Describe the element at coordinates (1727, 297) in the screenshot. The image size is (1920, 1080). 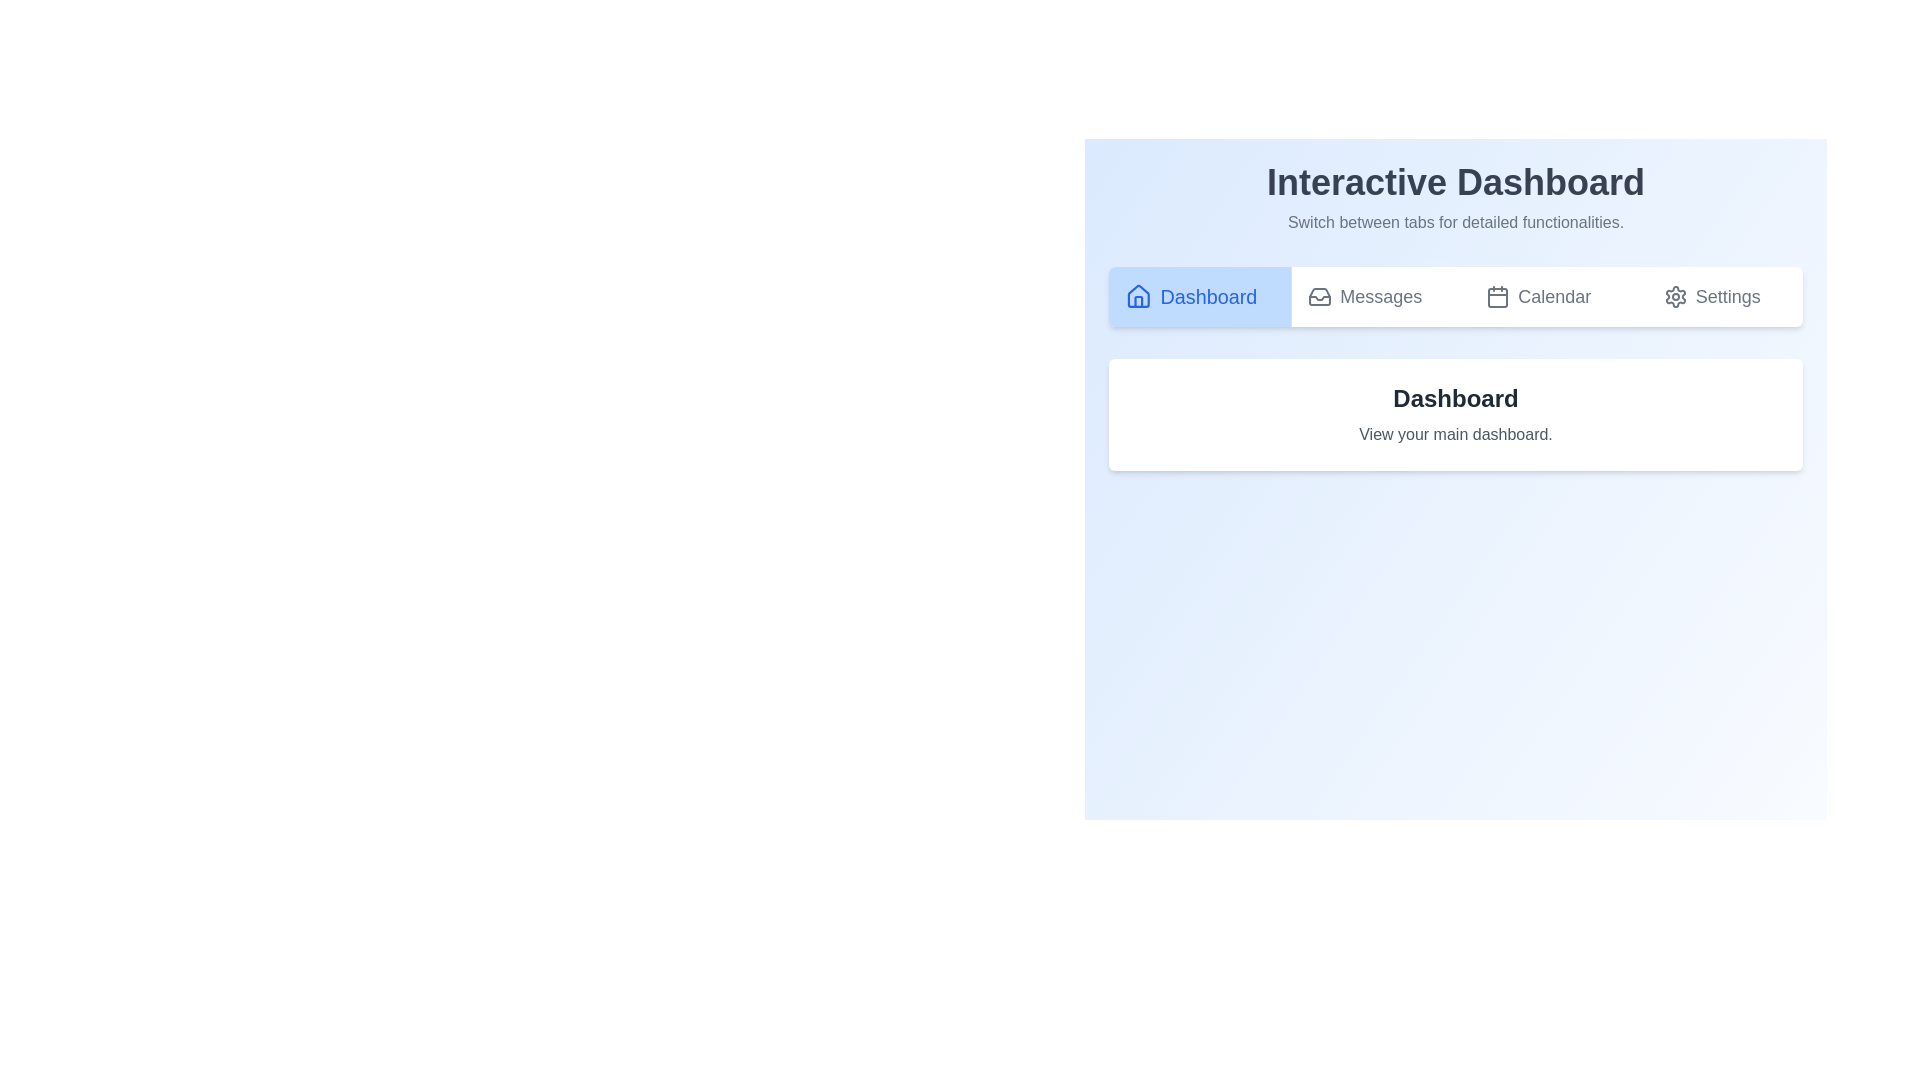
I see `the 'Settings' text label located at the top-right corner of the interface, styled in gray and changing appearance when hovered over, indicating interactivity` at that location.